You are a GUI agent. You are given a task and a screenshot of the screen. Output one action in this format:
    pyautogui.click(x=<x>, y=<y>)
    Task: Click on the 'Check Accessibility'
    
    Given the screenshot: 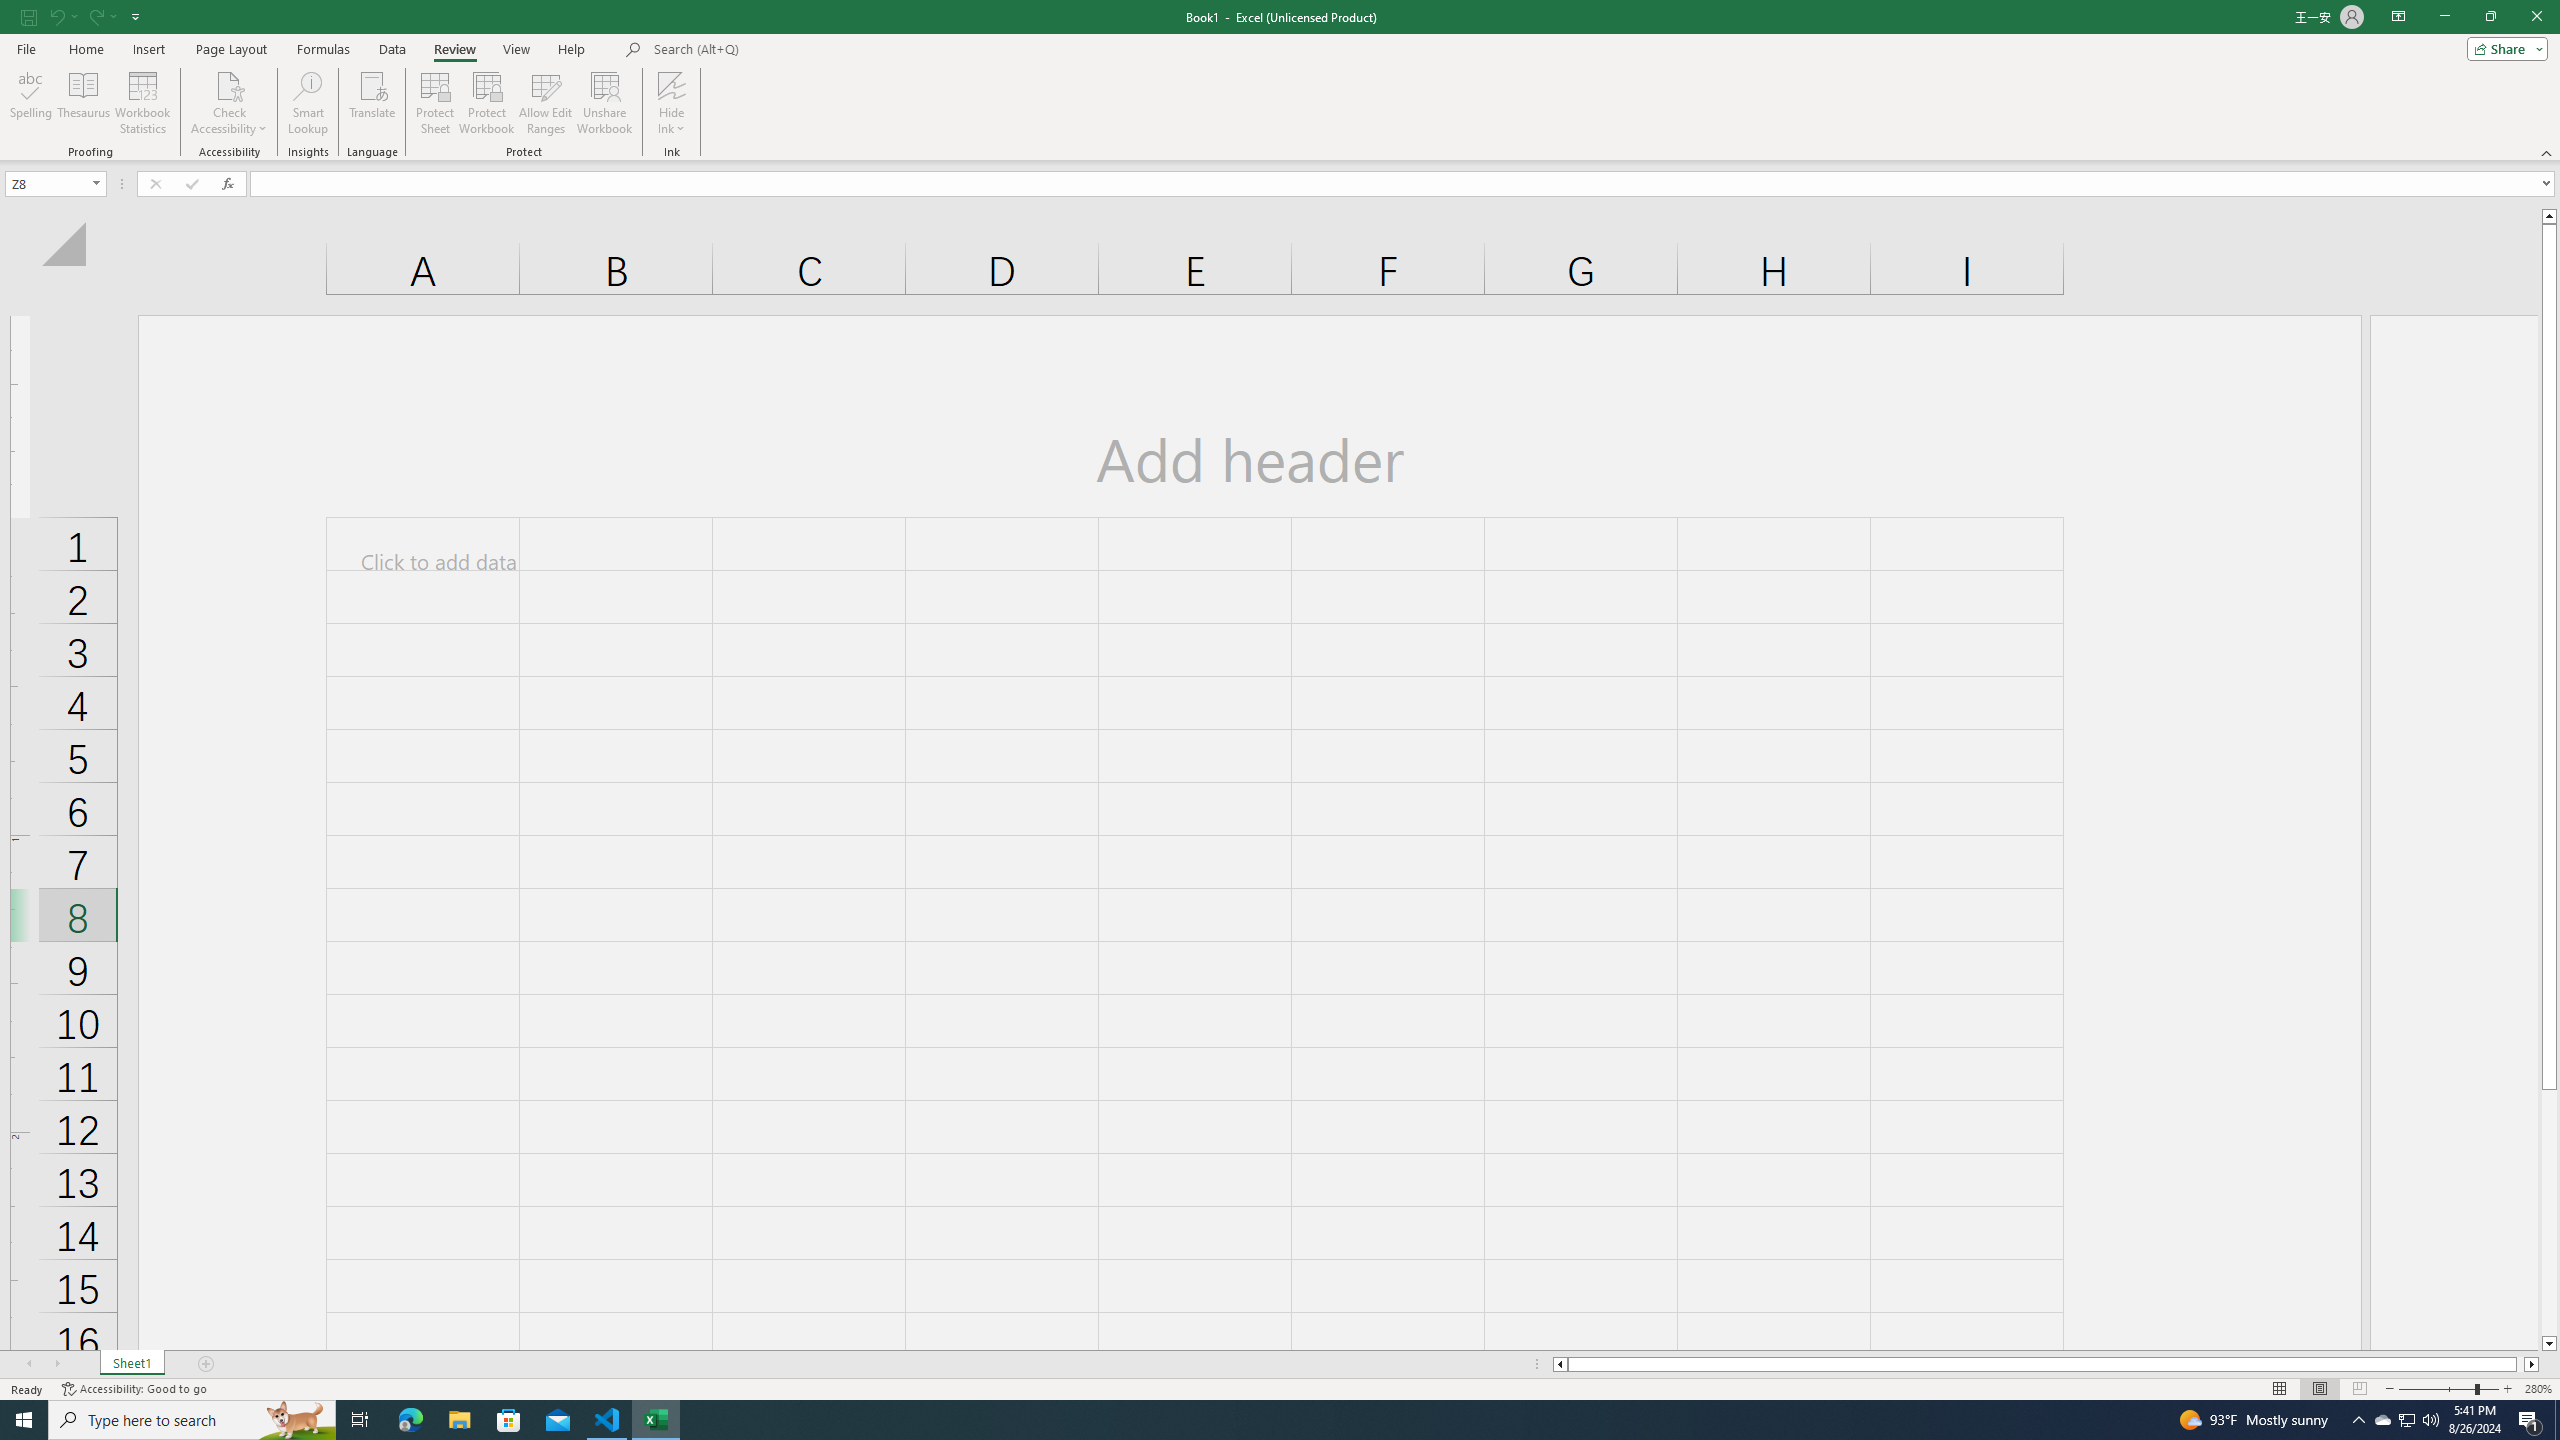 What is the action you would take?
    pyautogui.click(x=228, y=84)
    